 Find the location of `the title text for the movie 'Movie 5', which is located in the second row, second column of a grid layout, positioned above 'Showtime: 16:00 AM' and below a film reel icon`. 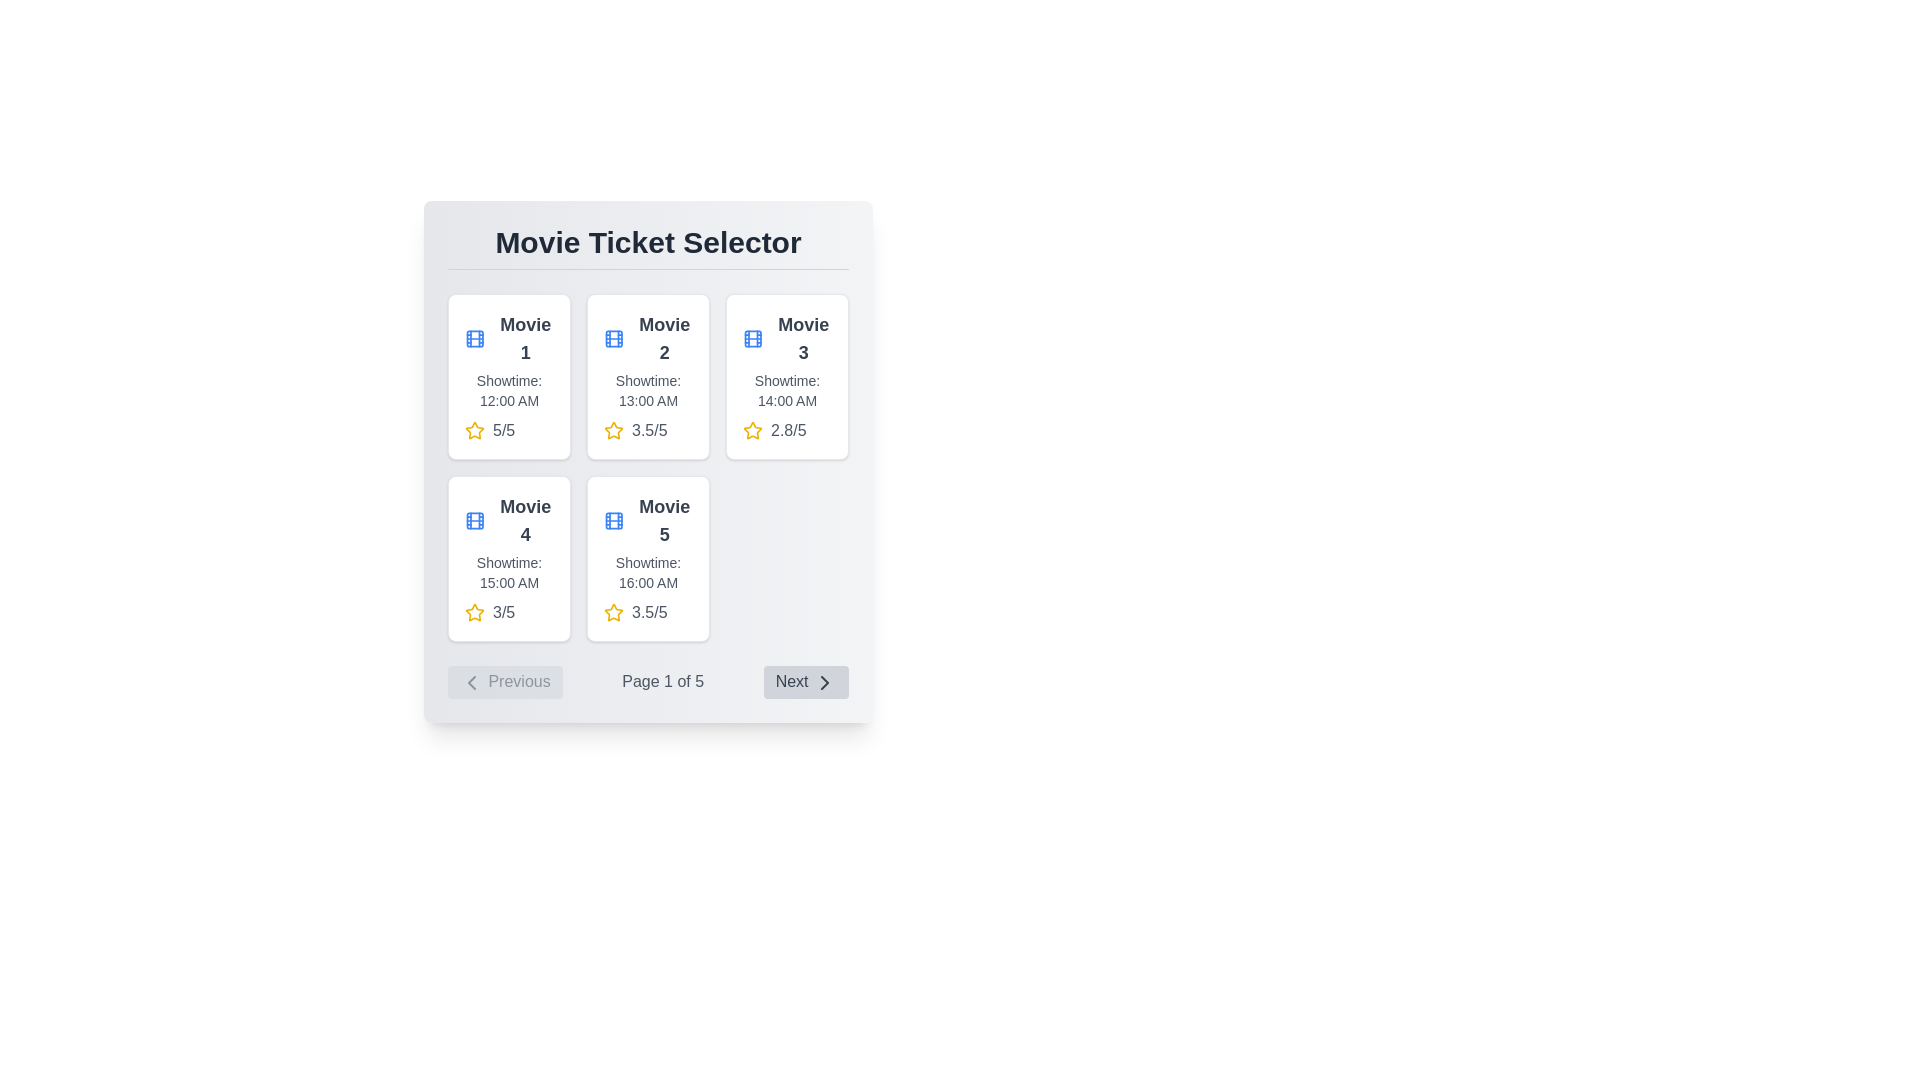

the title text for the movie 'Movie 5', which is located in the second row, second column of a grid layout, positioned above 'Showtime: 16:00 AM' and below a film reel icon is located at coordinates (664, 519).